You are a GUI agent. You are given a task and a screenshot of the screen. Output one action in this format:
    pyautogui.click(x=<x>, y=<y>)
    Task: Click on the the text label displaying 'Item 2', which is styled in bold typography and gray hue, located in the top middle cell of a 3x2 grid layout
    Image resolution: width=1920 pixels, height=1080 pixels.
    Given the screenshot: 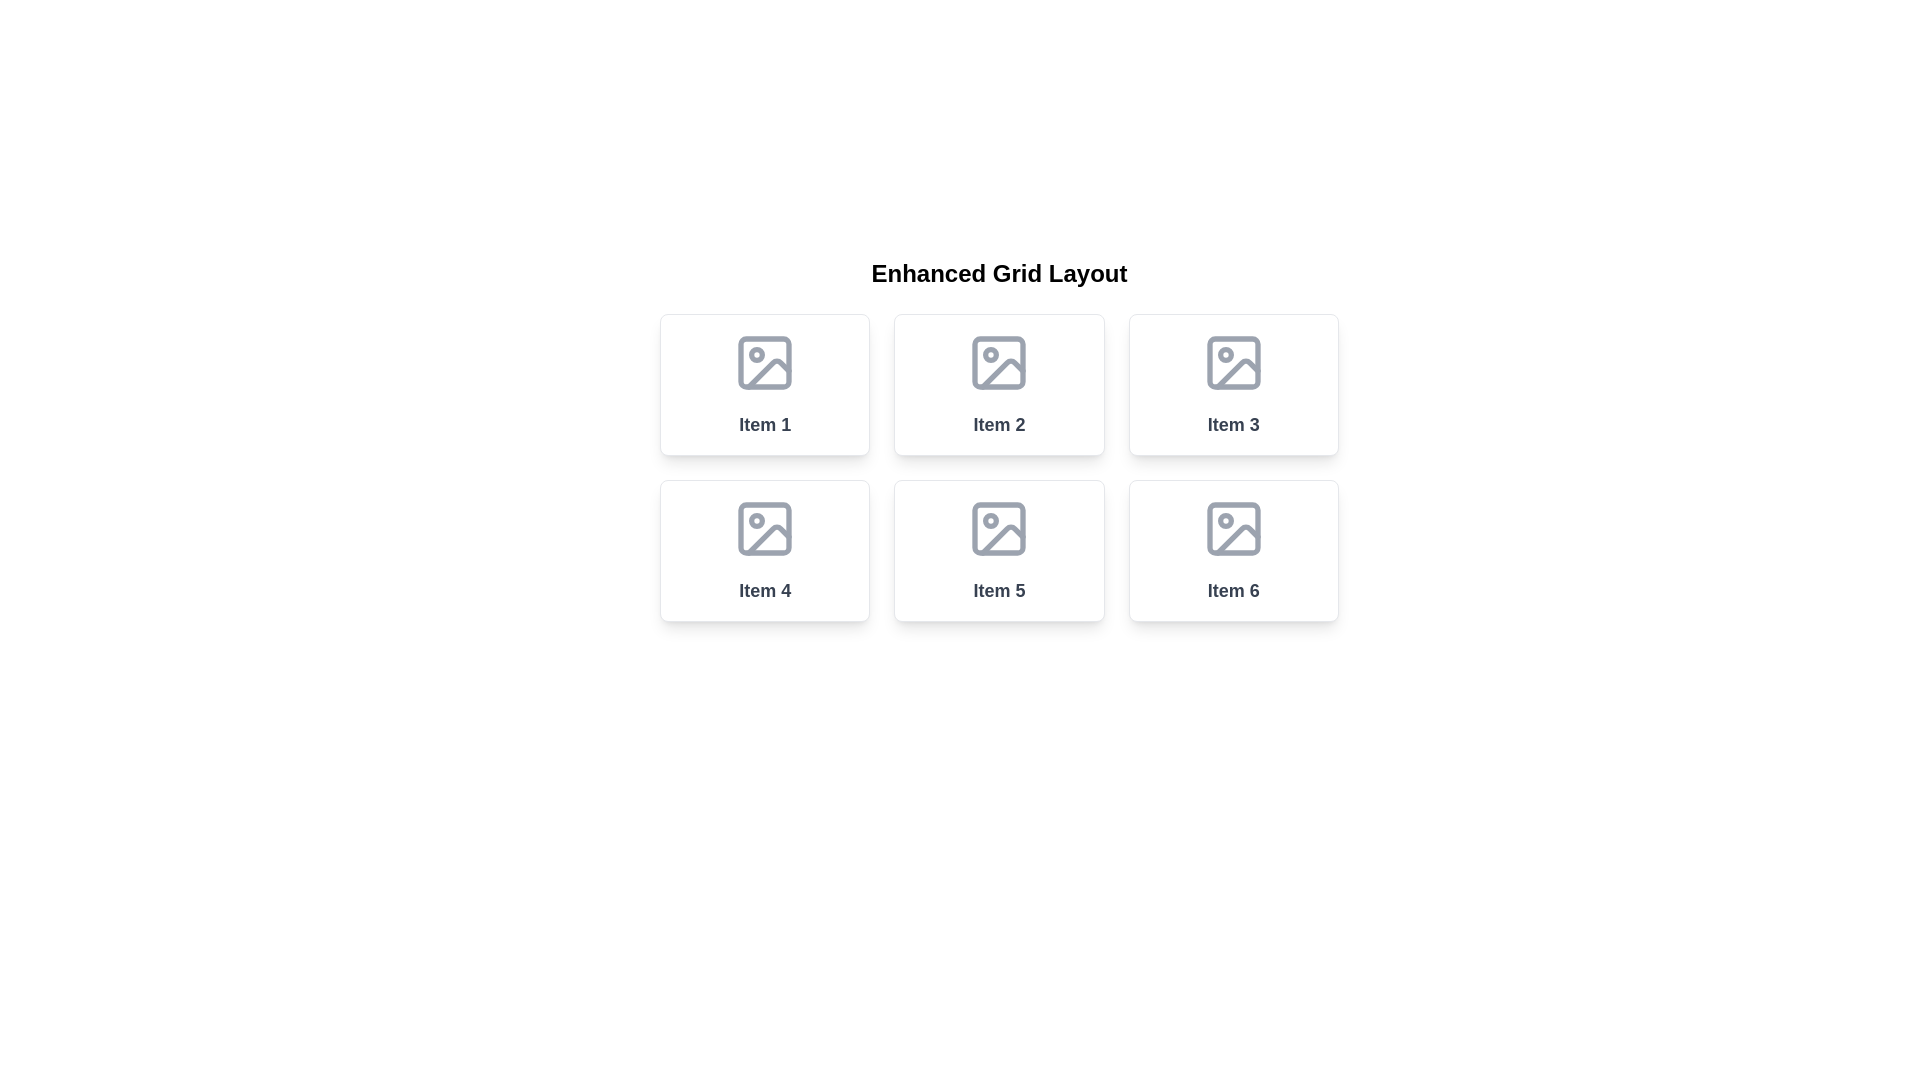 What is the action you would take?
    pyautogui.click(x=999, y=423)
    